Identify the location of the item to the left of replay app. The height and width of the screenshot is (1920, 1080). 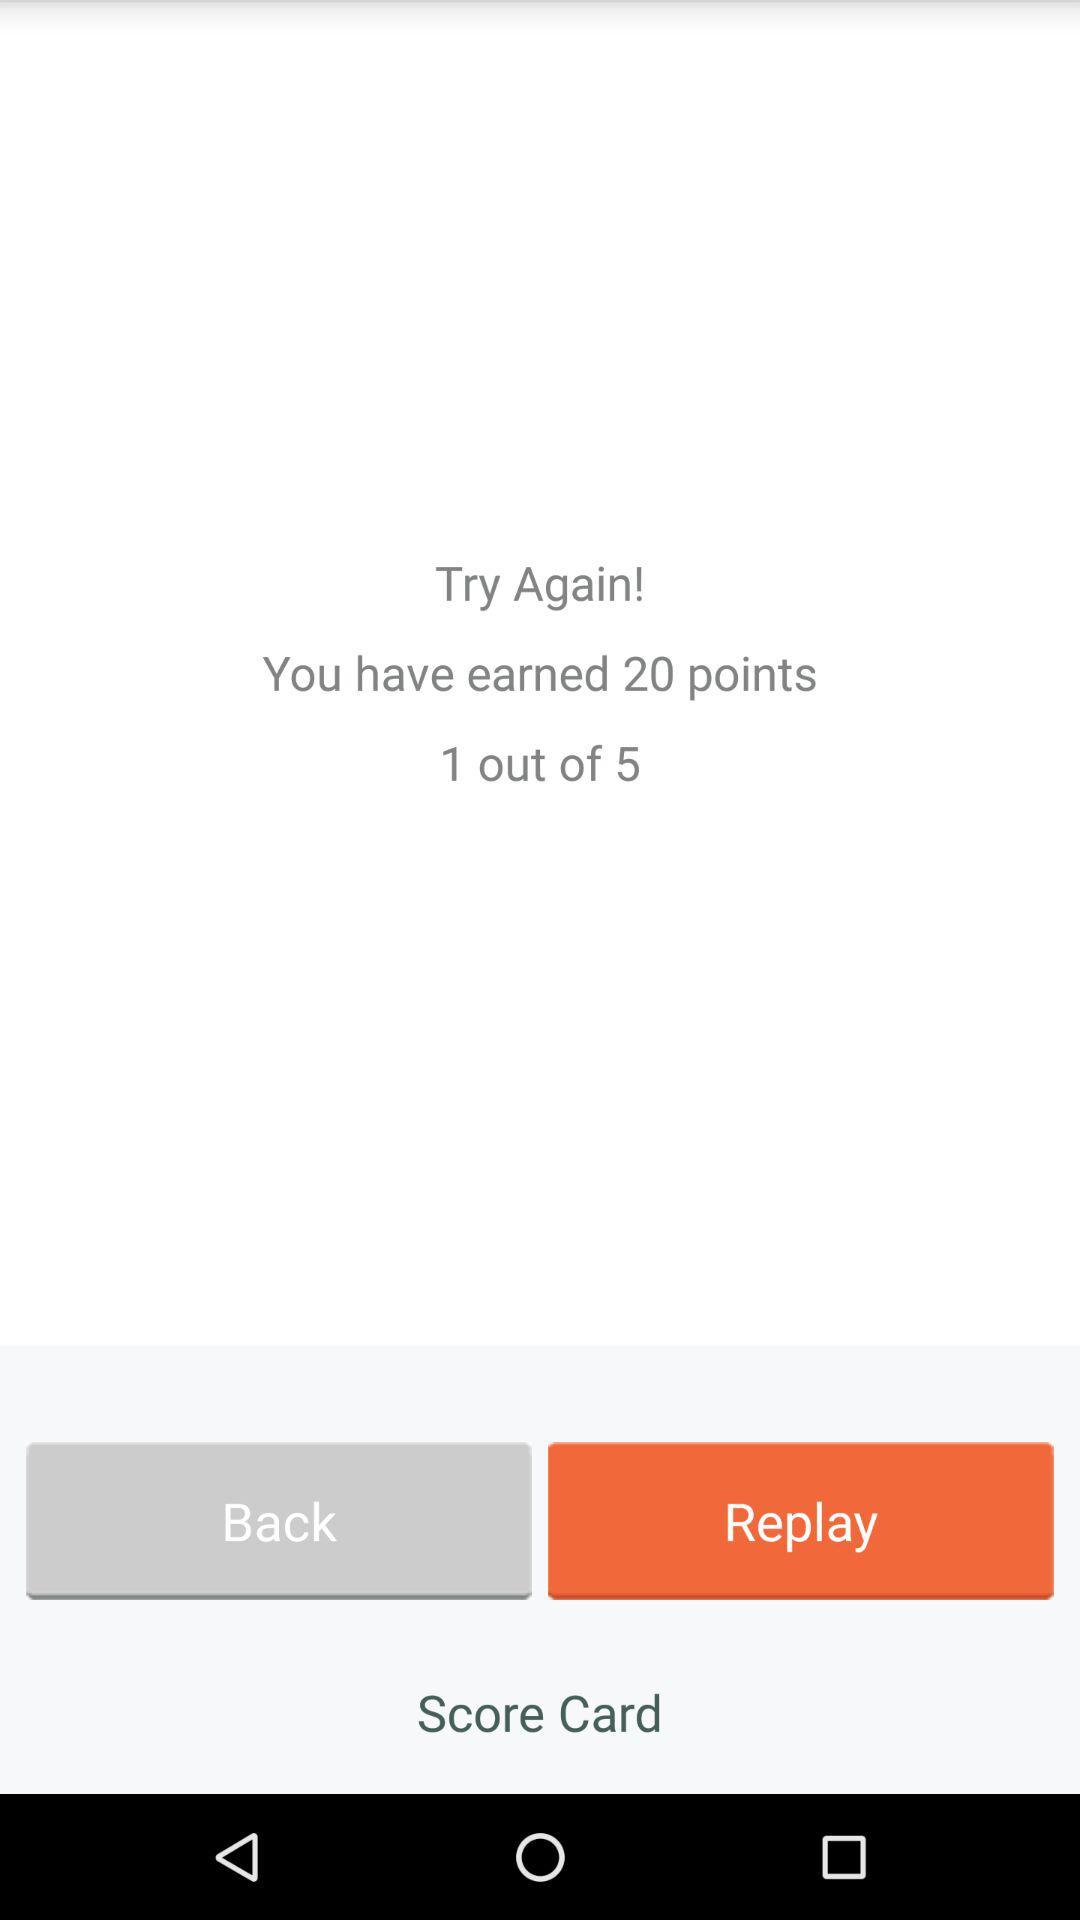
(278, 1520).